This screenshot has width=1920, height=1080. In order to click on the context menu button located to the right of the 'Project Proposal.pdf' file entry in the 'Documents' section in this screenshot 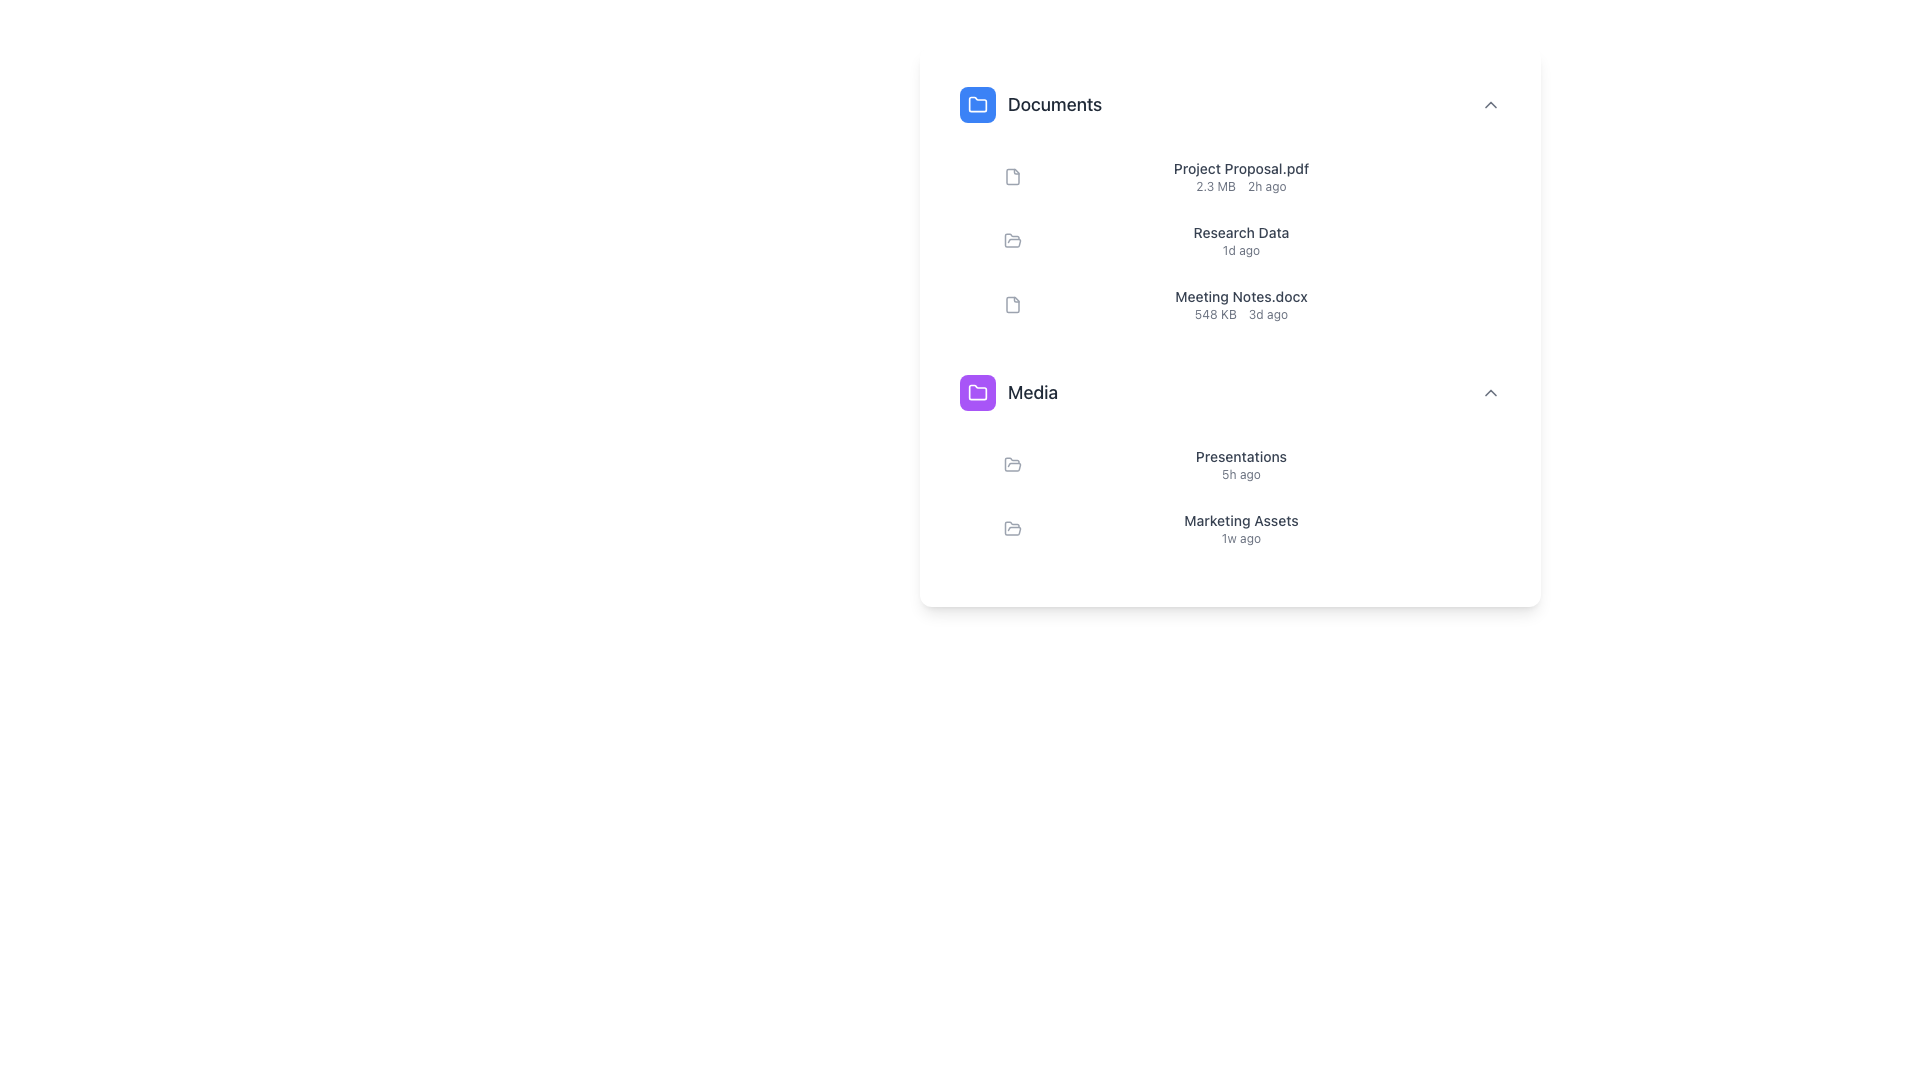, I will do `click(1492, 176)`.